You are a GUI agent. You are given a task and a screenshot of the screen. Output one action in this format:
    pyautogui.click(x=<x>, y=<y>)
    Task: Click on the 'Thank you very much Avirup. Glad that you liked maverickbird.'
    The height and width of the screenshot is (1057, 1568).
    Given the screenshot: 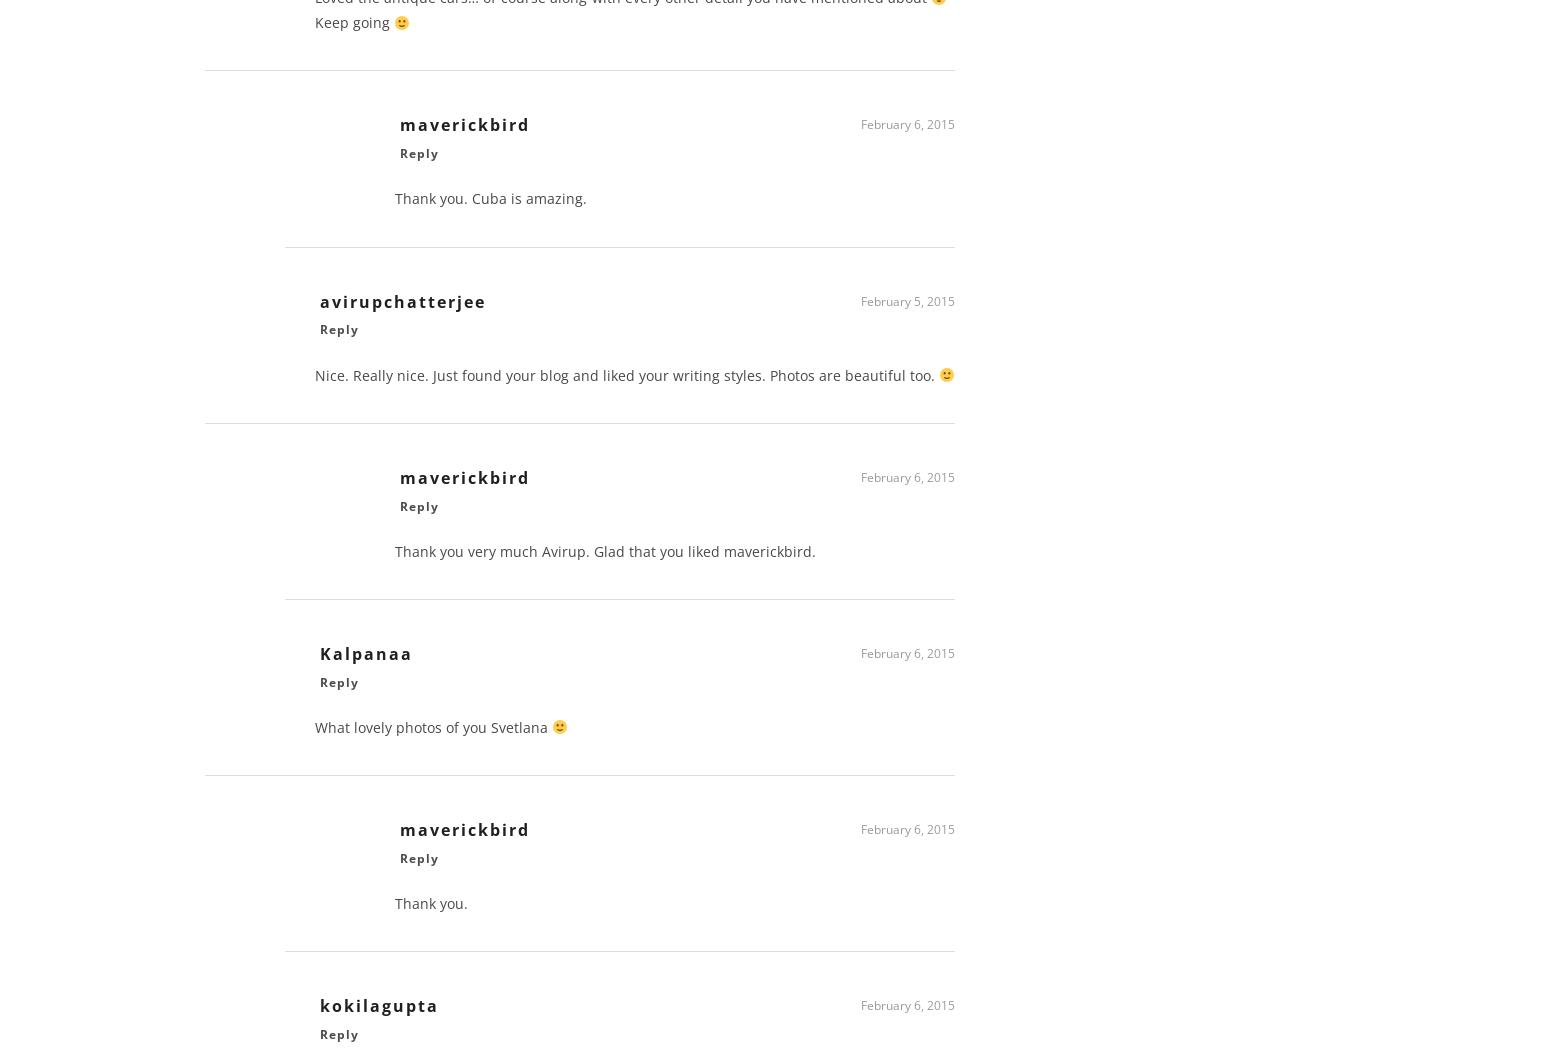 What is the action you would take?
    pyautogui.click(x=605, y=557)
    